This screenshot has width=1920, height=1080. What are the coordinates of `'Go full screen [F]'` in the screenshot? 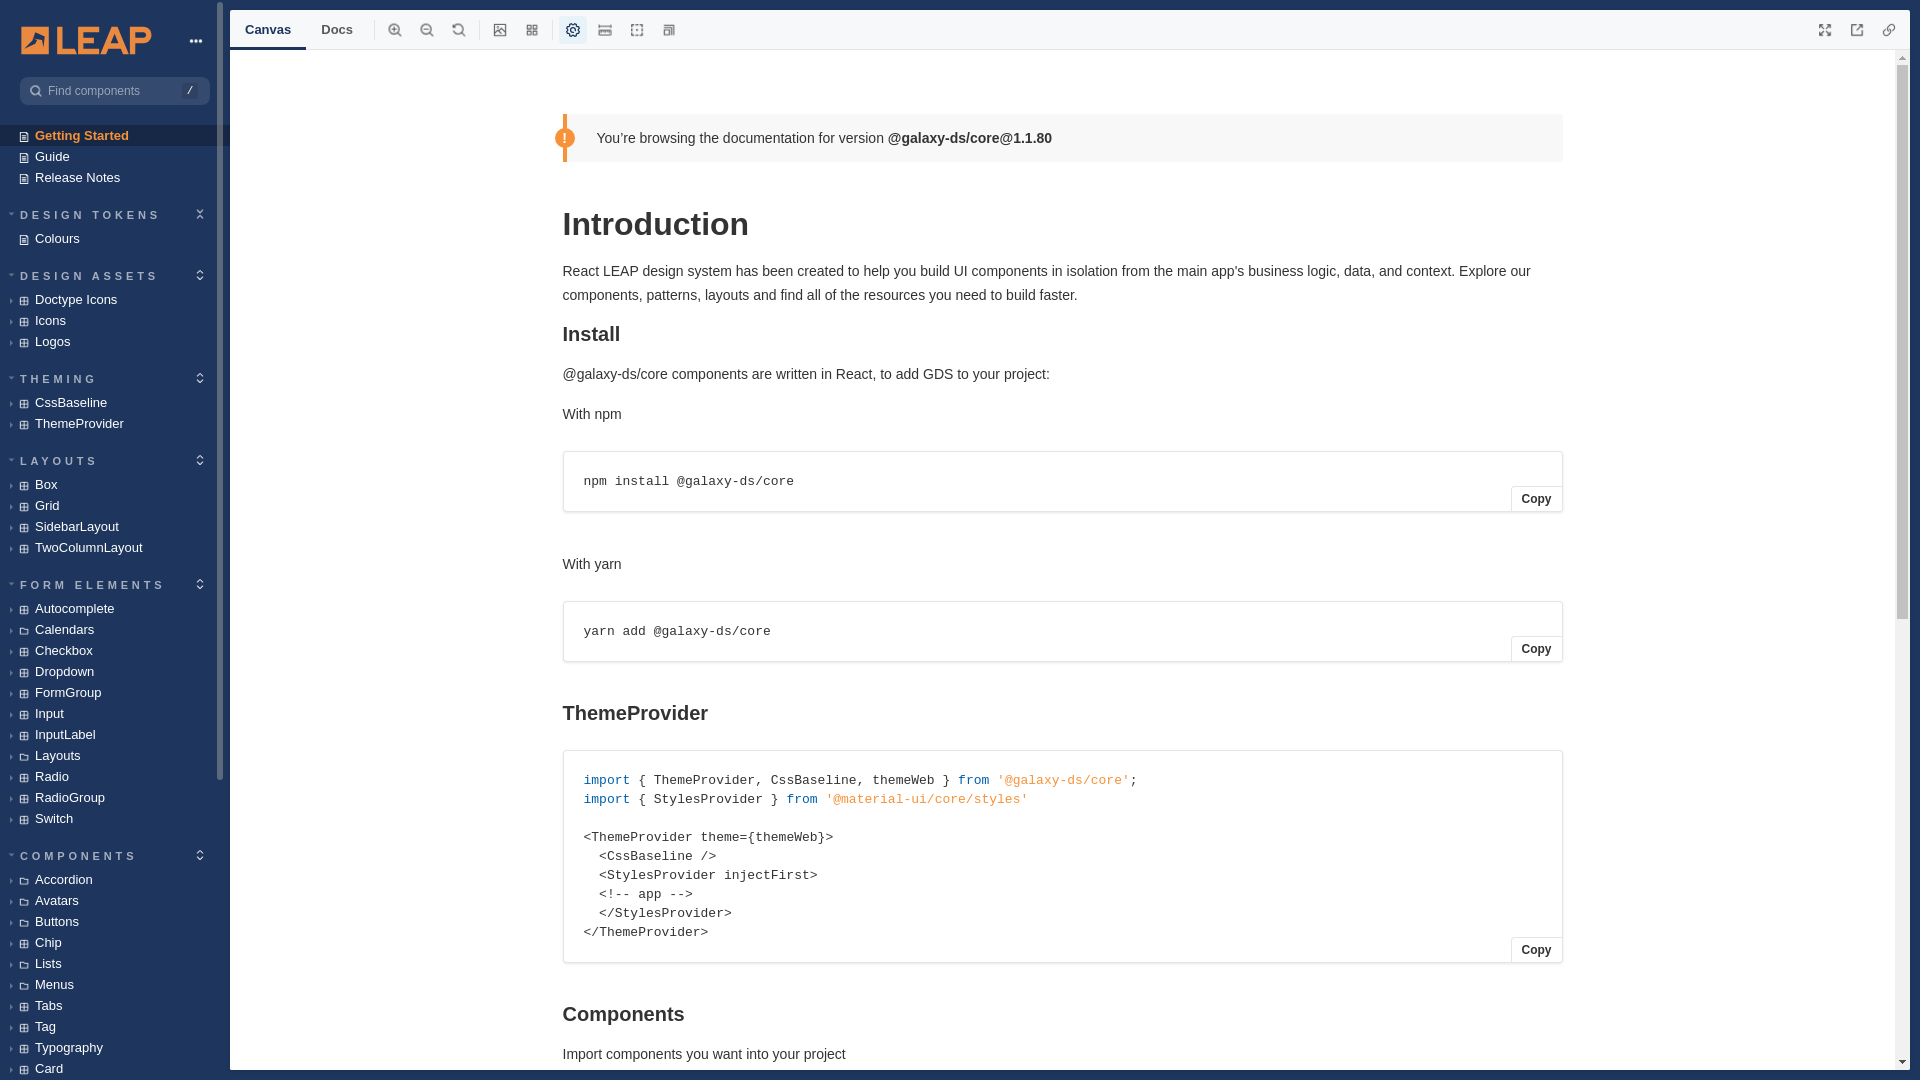 It's located at (1824, 30).